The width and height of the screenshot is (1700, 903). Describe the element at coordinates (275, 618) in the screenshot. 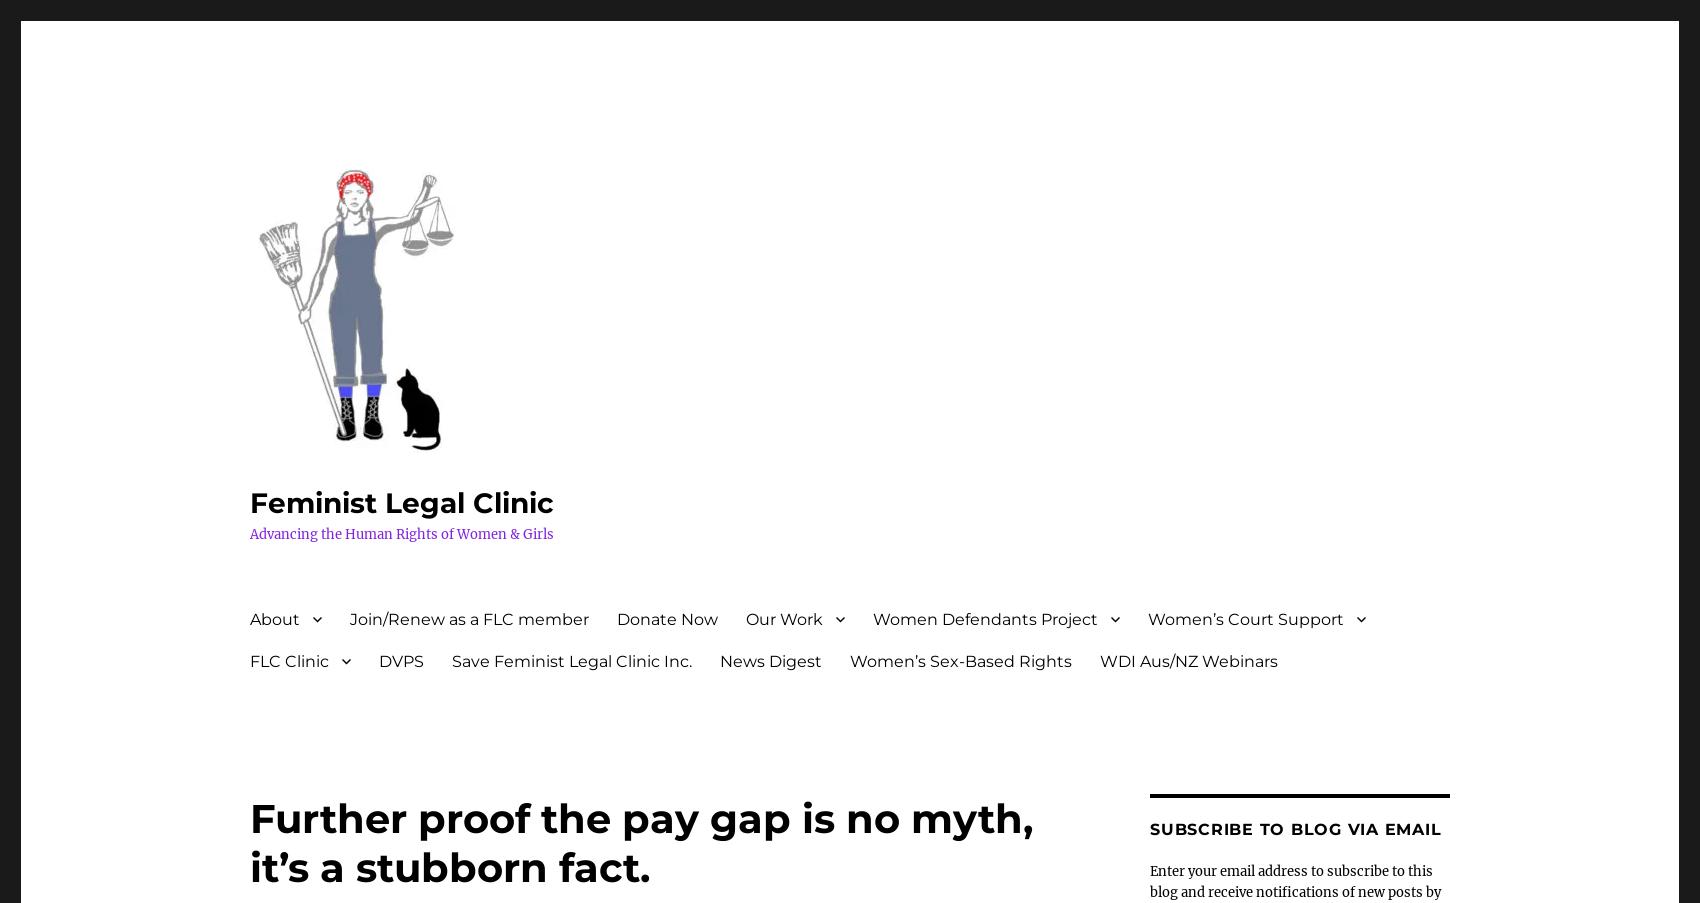

I see `'About'` at that location.